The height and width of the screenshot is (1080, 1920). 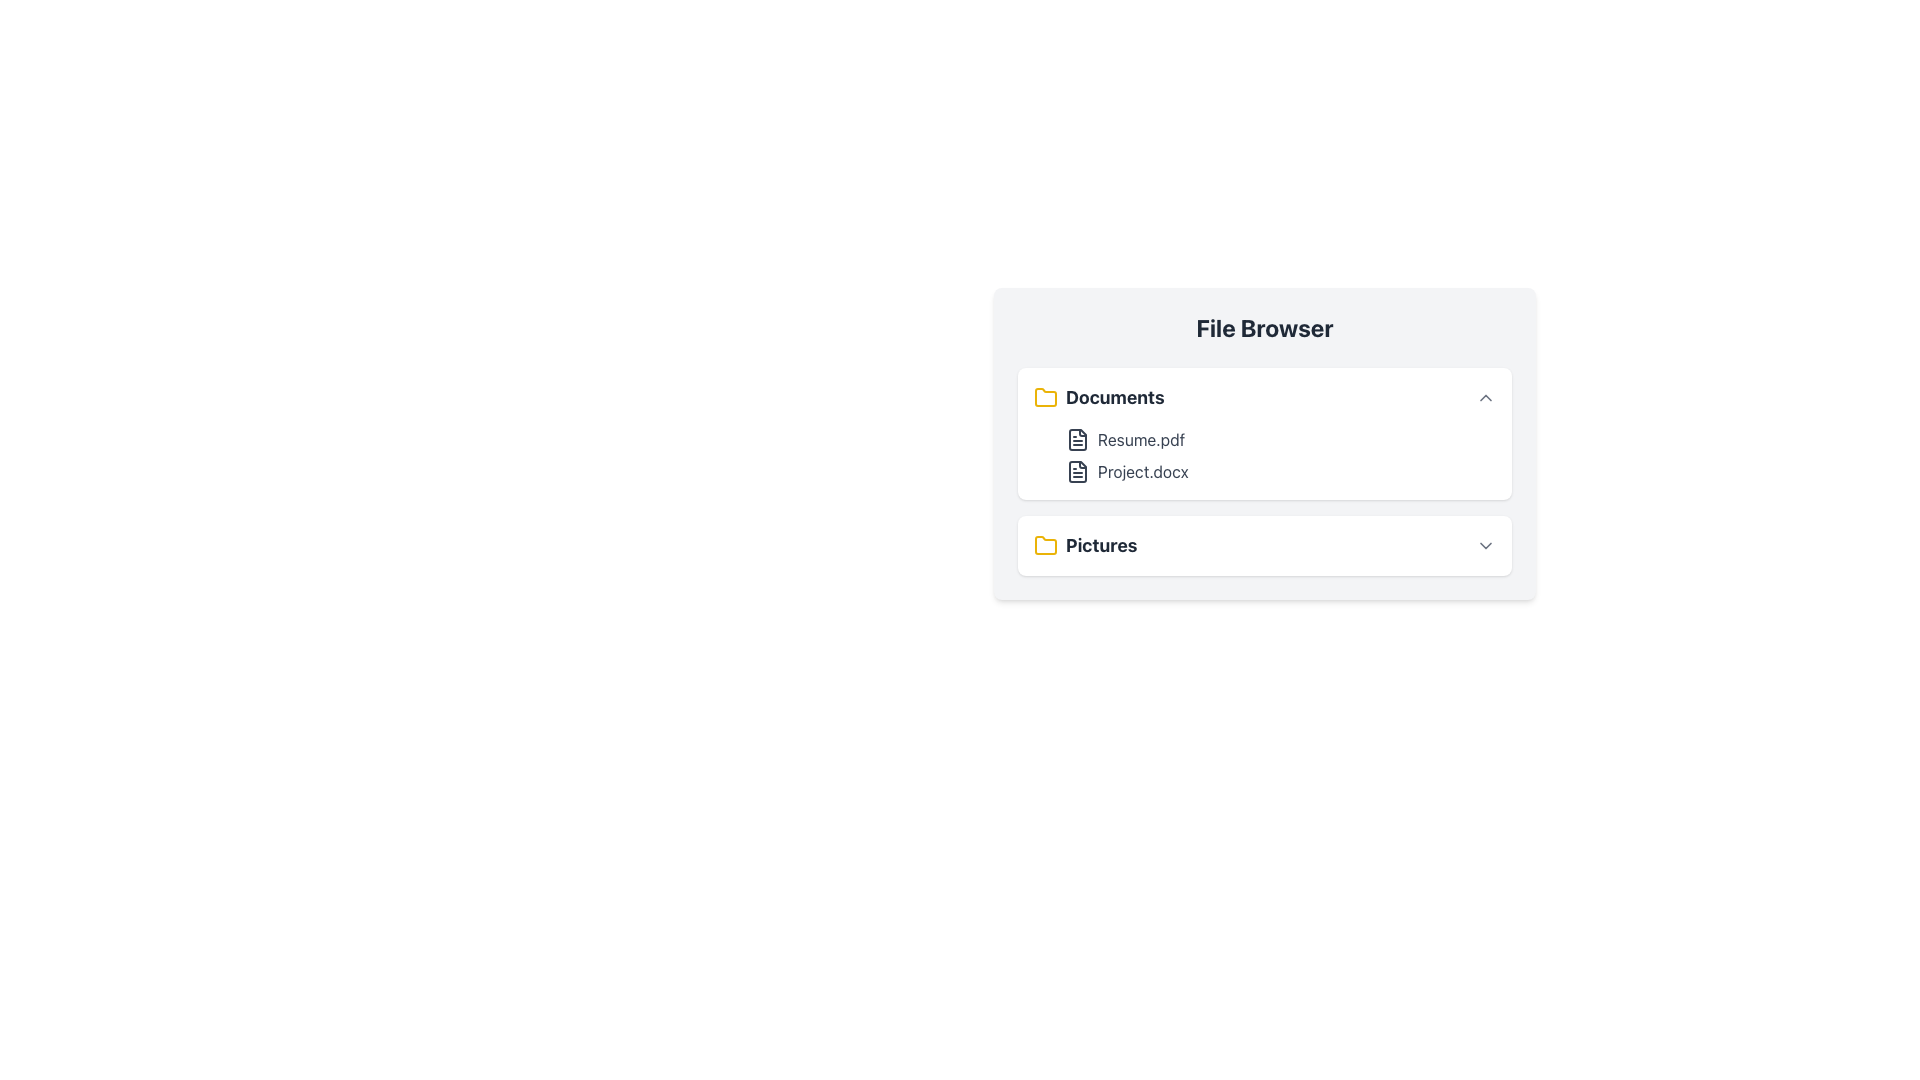 I want to click on the document icon located on the left side of the 'Resume.pdf' row within the 'Documents' section of the file browser interface, so click(x=1077, y=438).